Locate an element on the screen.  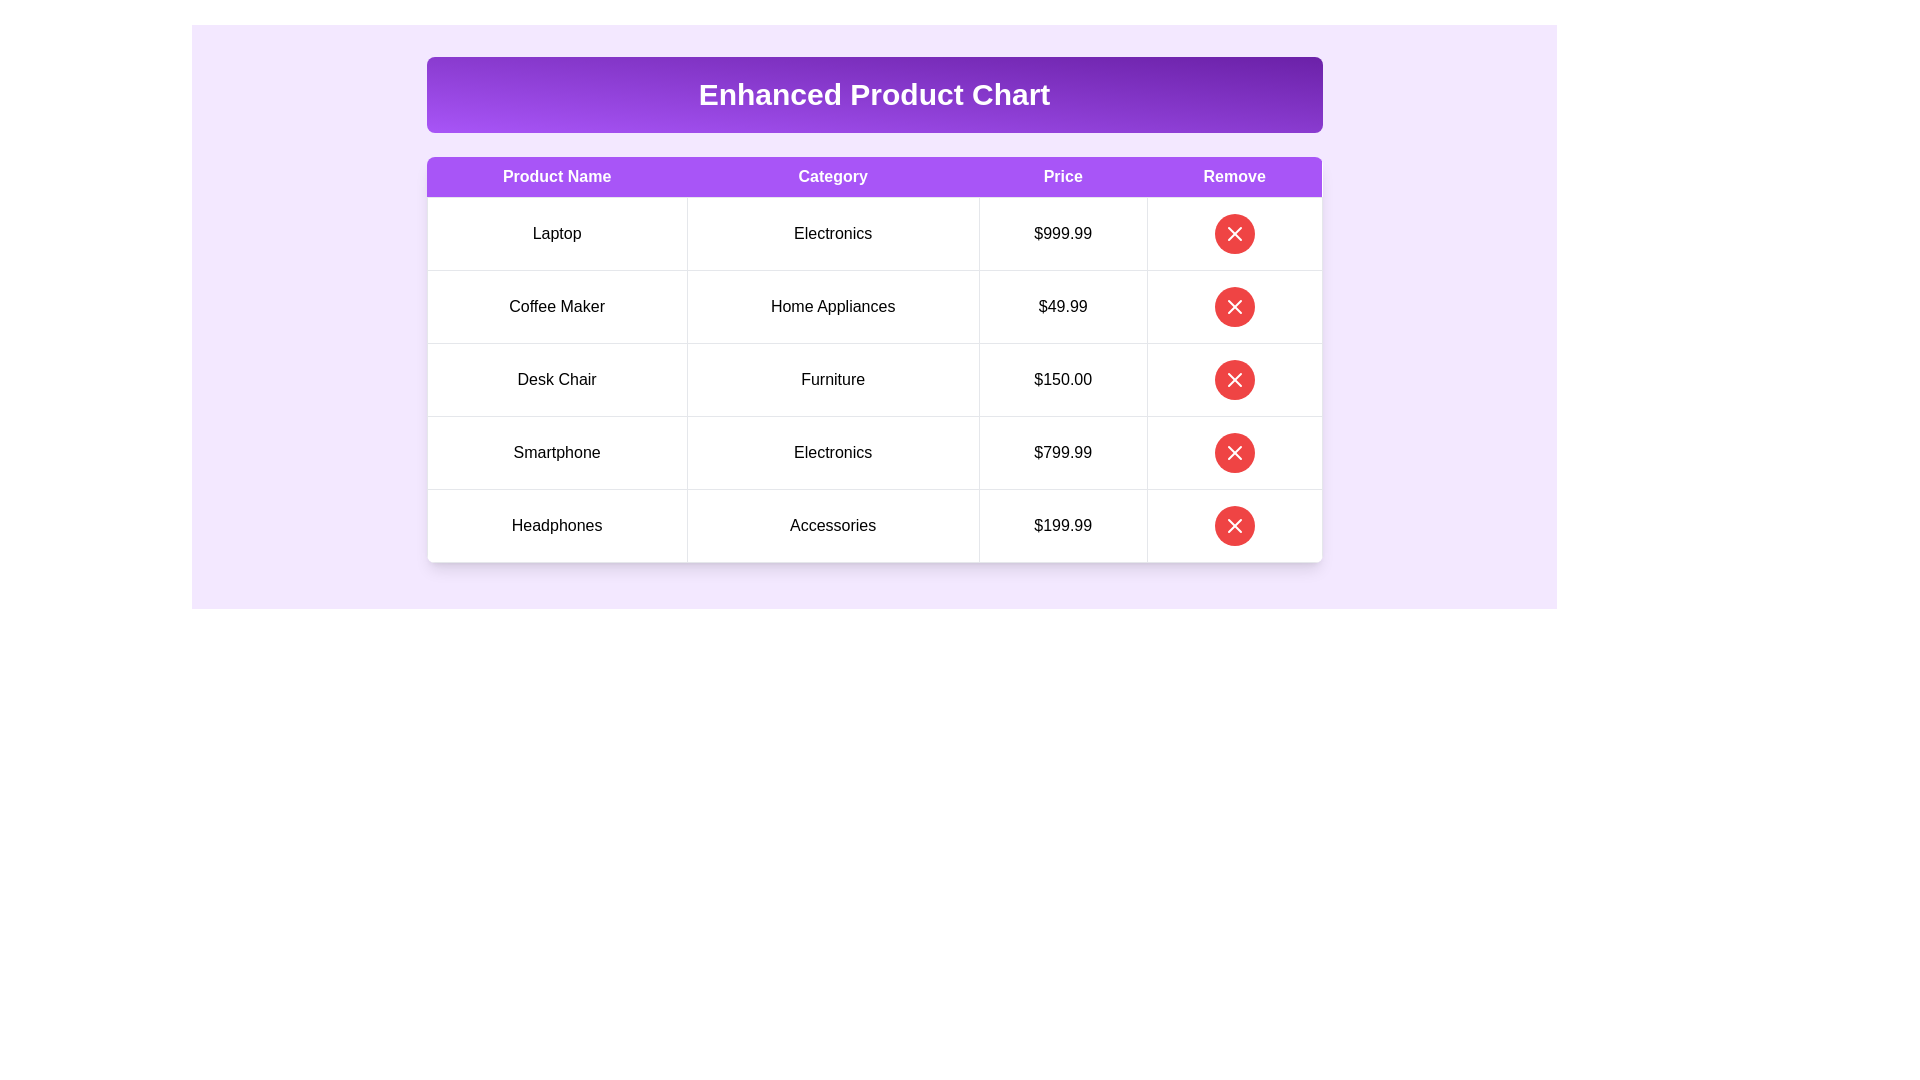
the 'Remove' button located in the last column of the last row in the table is located at coordinates (1233, 452).